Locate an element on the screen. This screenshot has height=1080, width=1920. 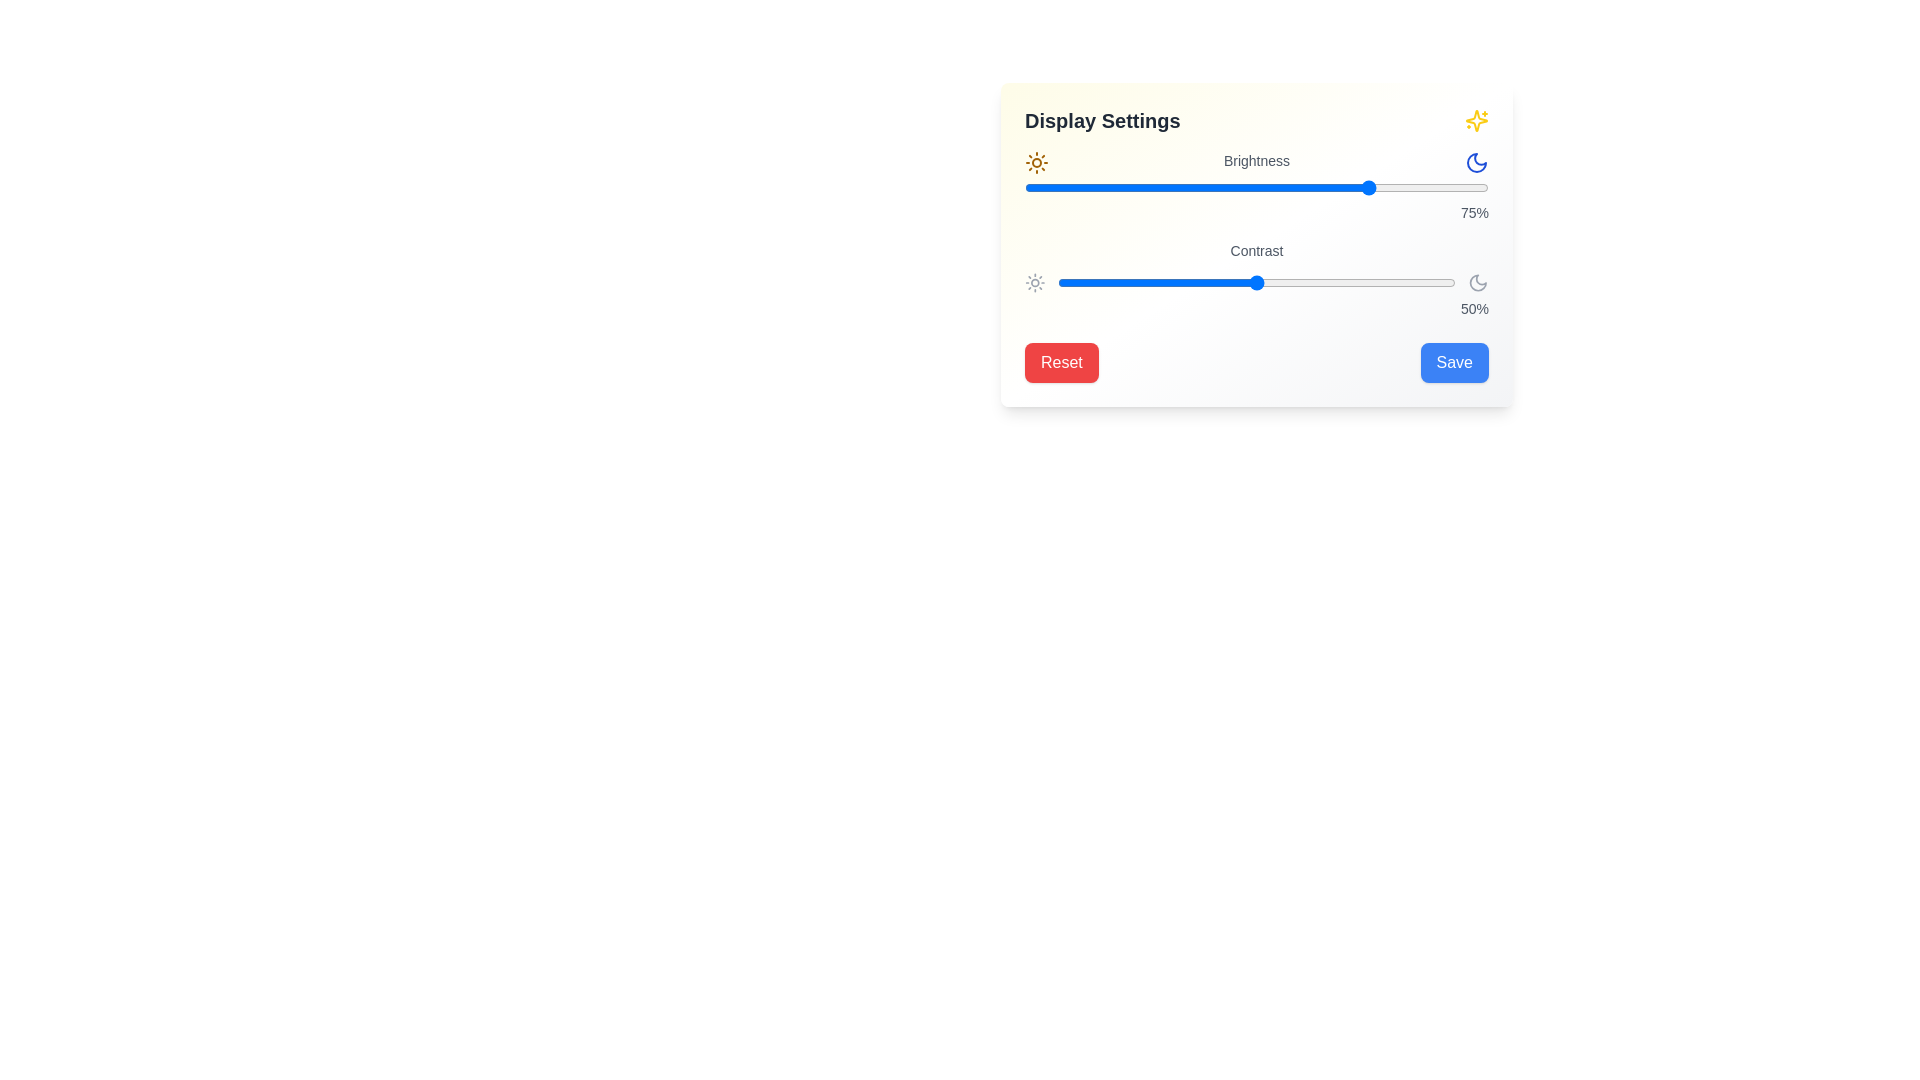
the contrast level is located at coordinates (1059, 282).